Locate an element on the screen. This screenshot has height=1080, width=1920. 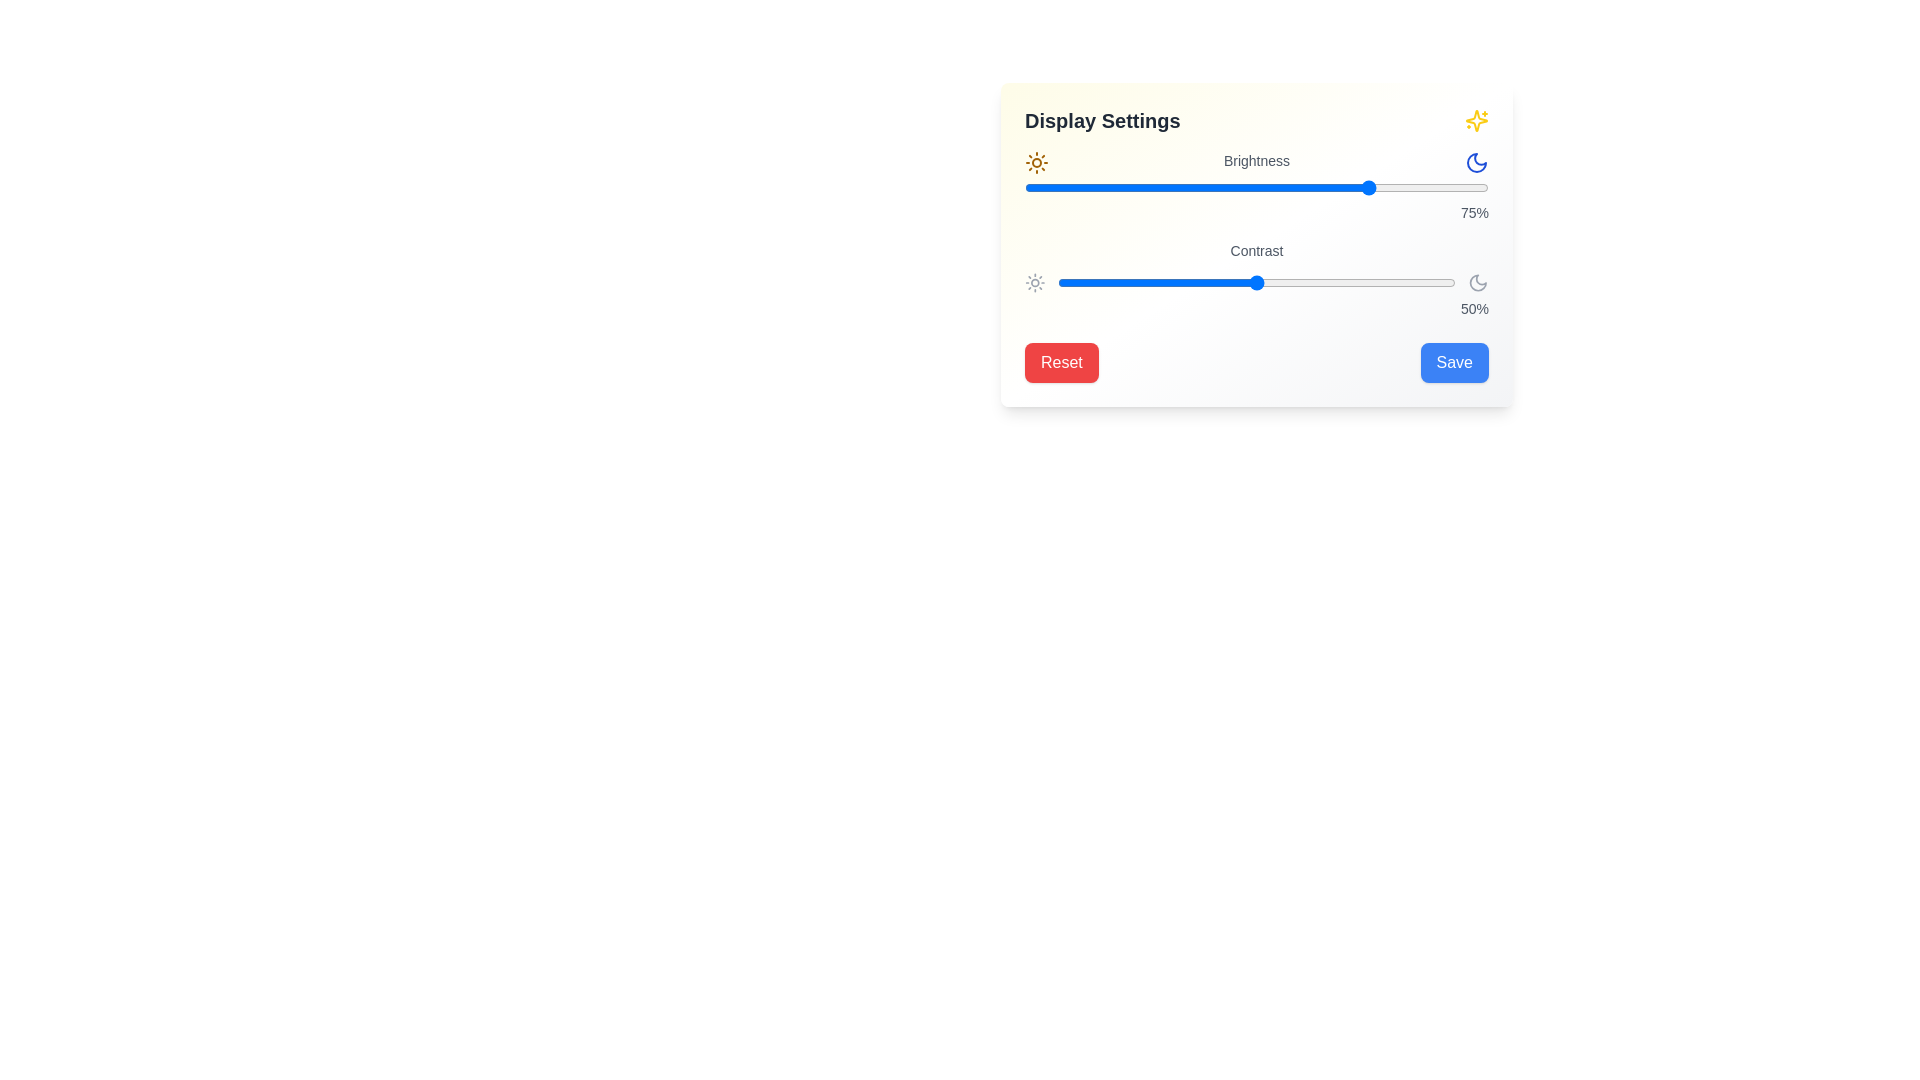
the contrast level is located at coordinates (1059, 282).